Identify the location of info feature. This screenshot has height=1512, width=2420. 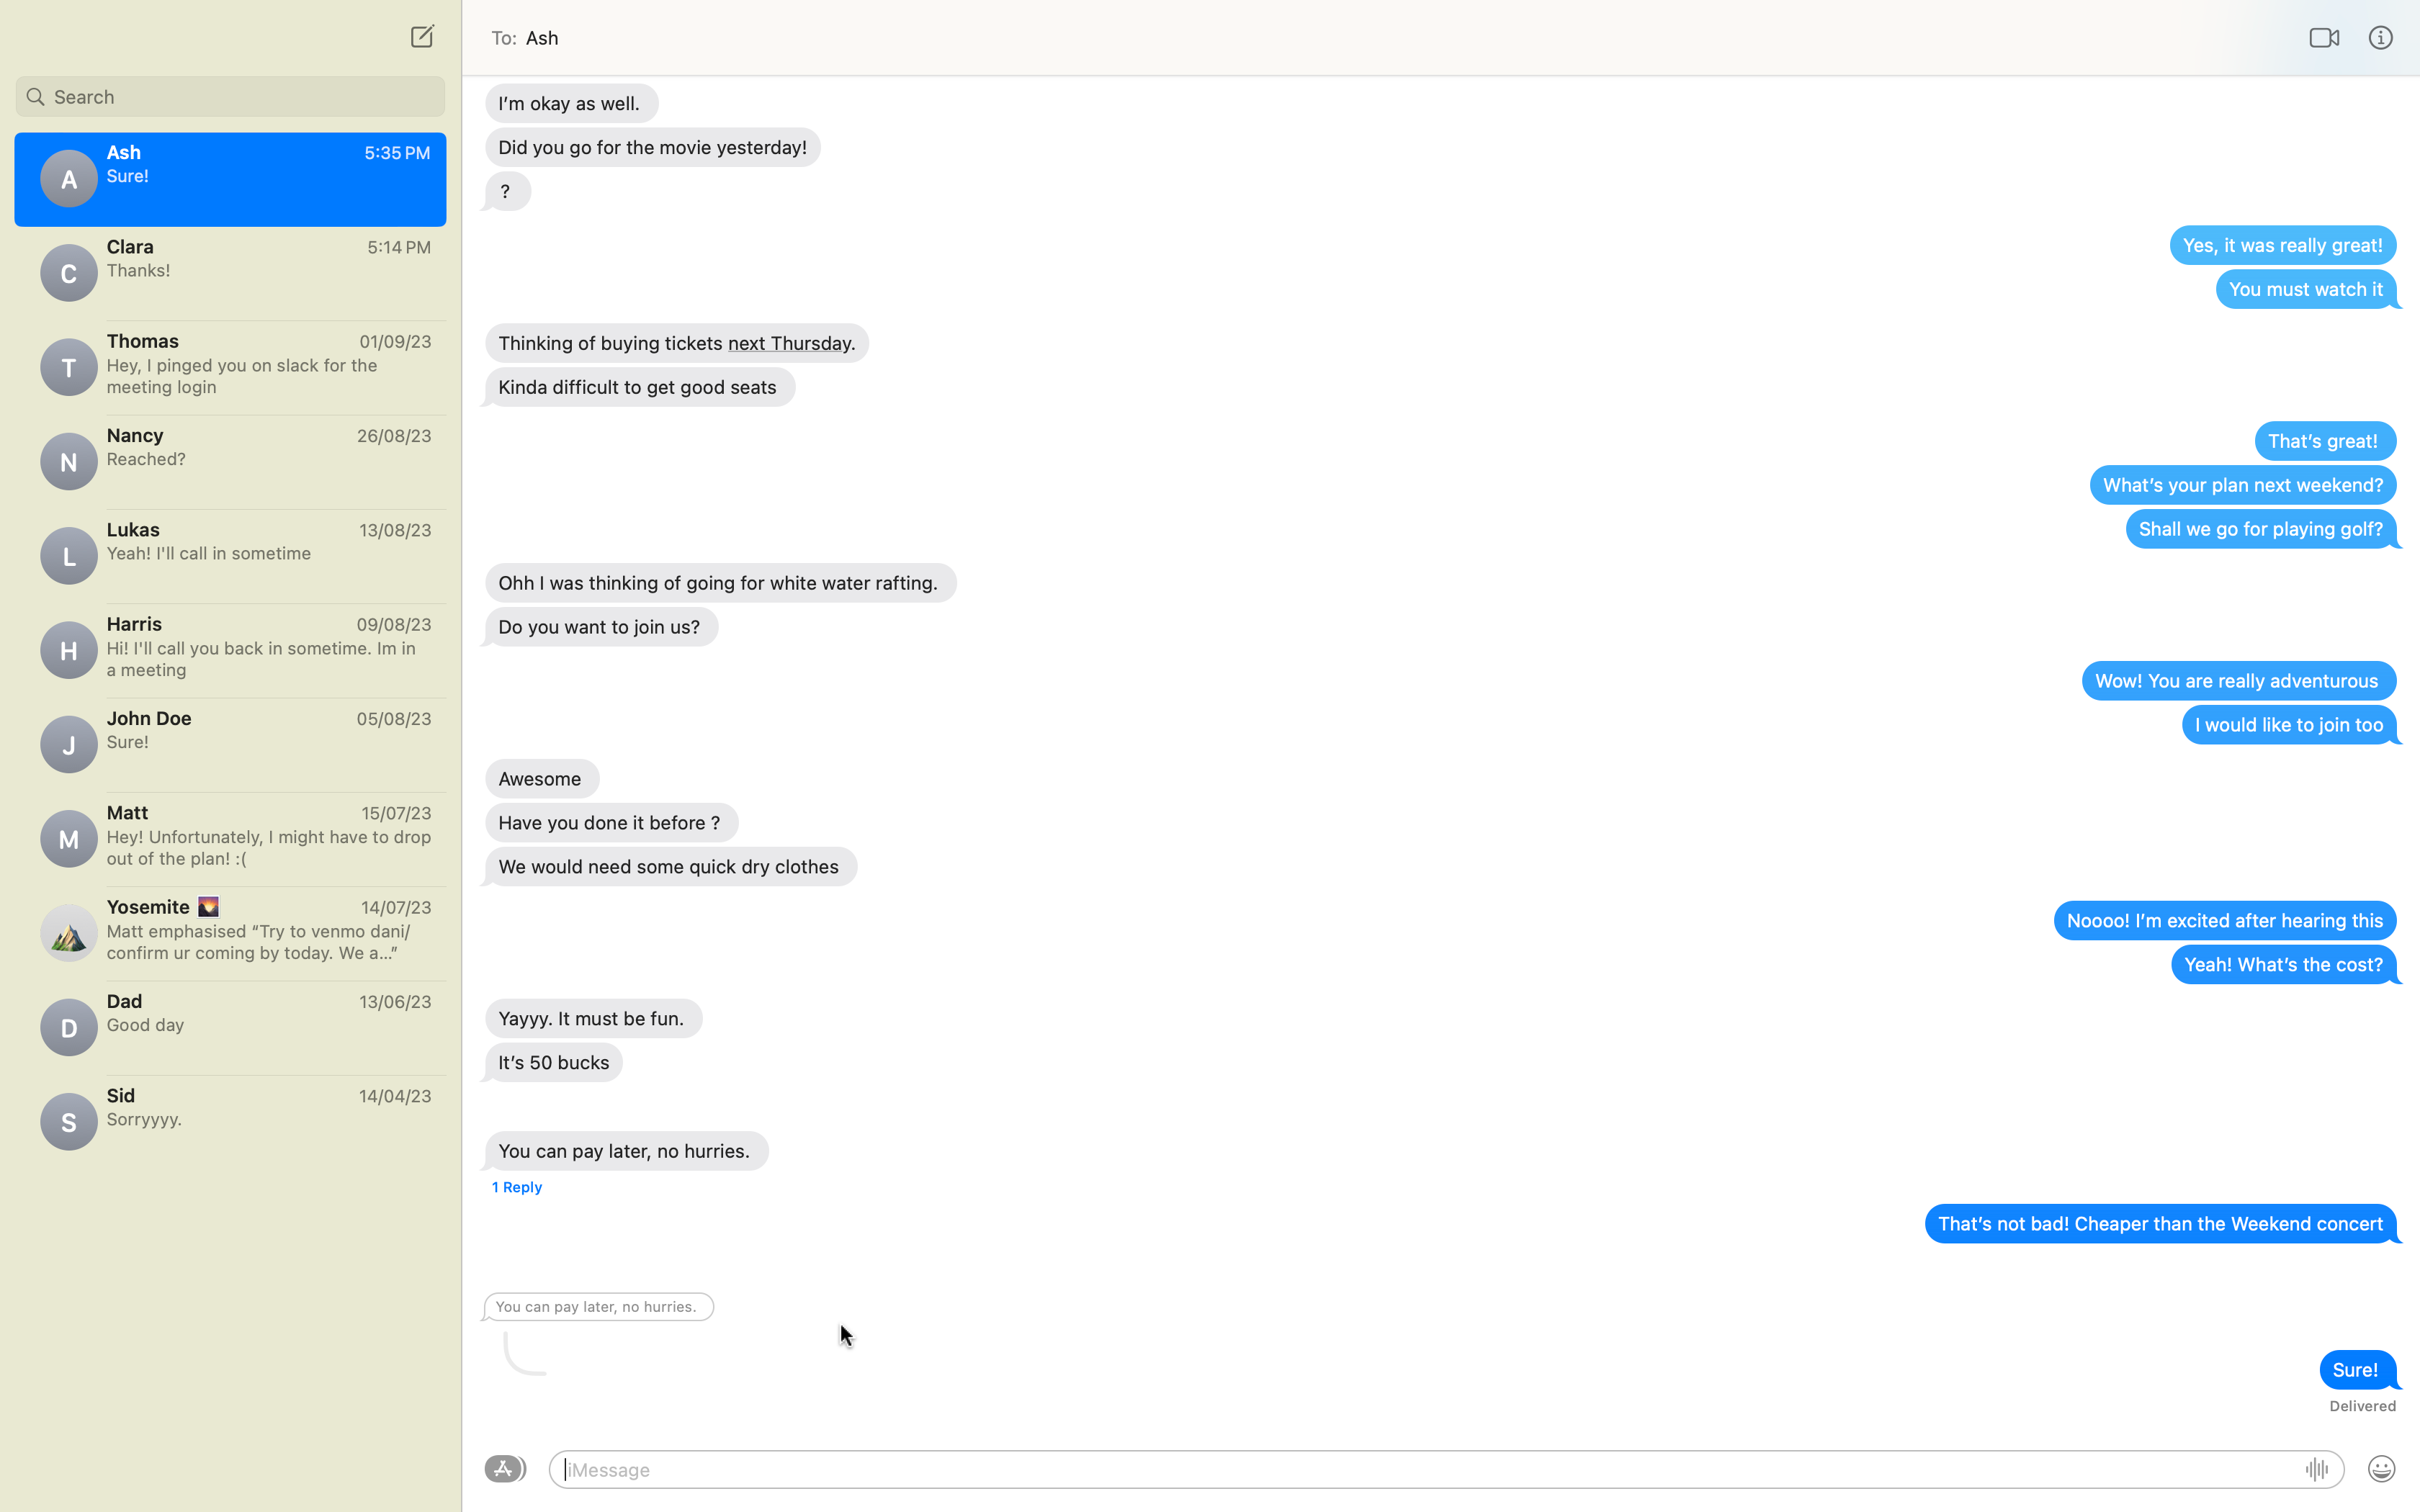
(2381, 37).